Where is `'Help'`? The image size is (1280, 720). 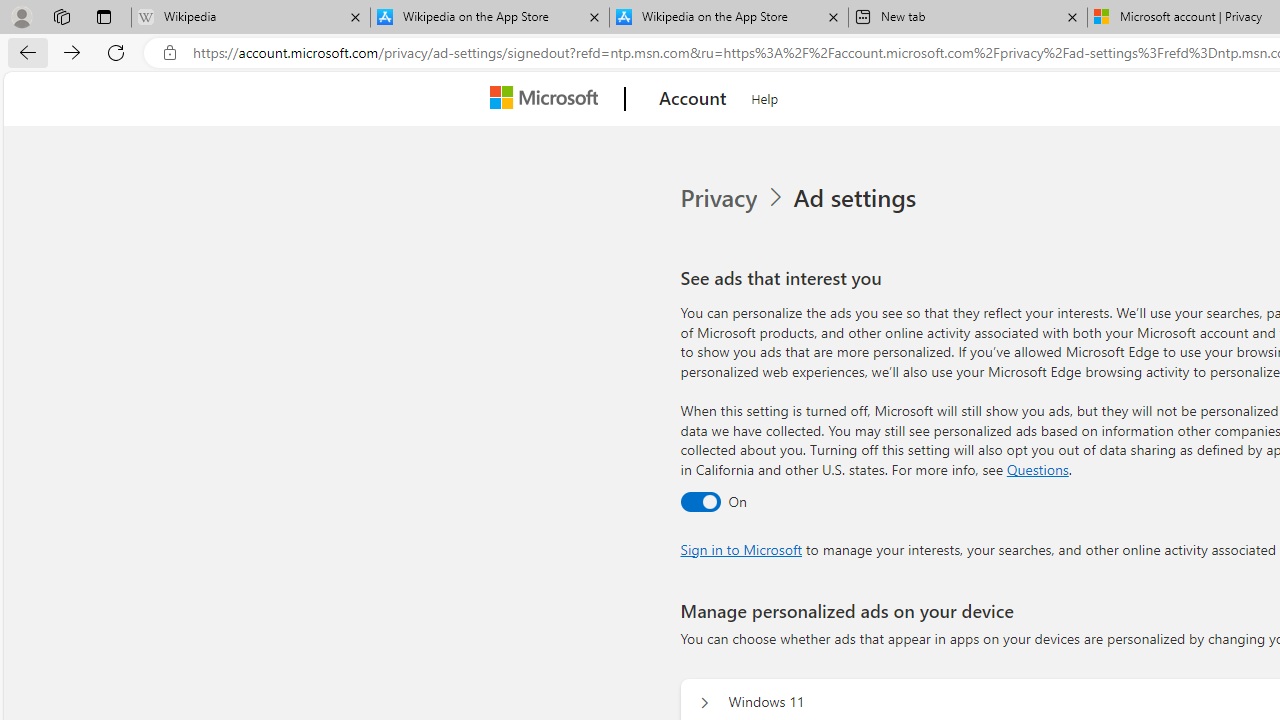 'Help' is located at coordinates (764, 96).